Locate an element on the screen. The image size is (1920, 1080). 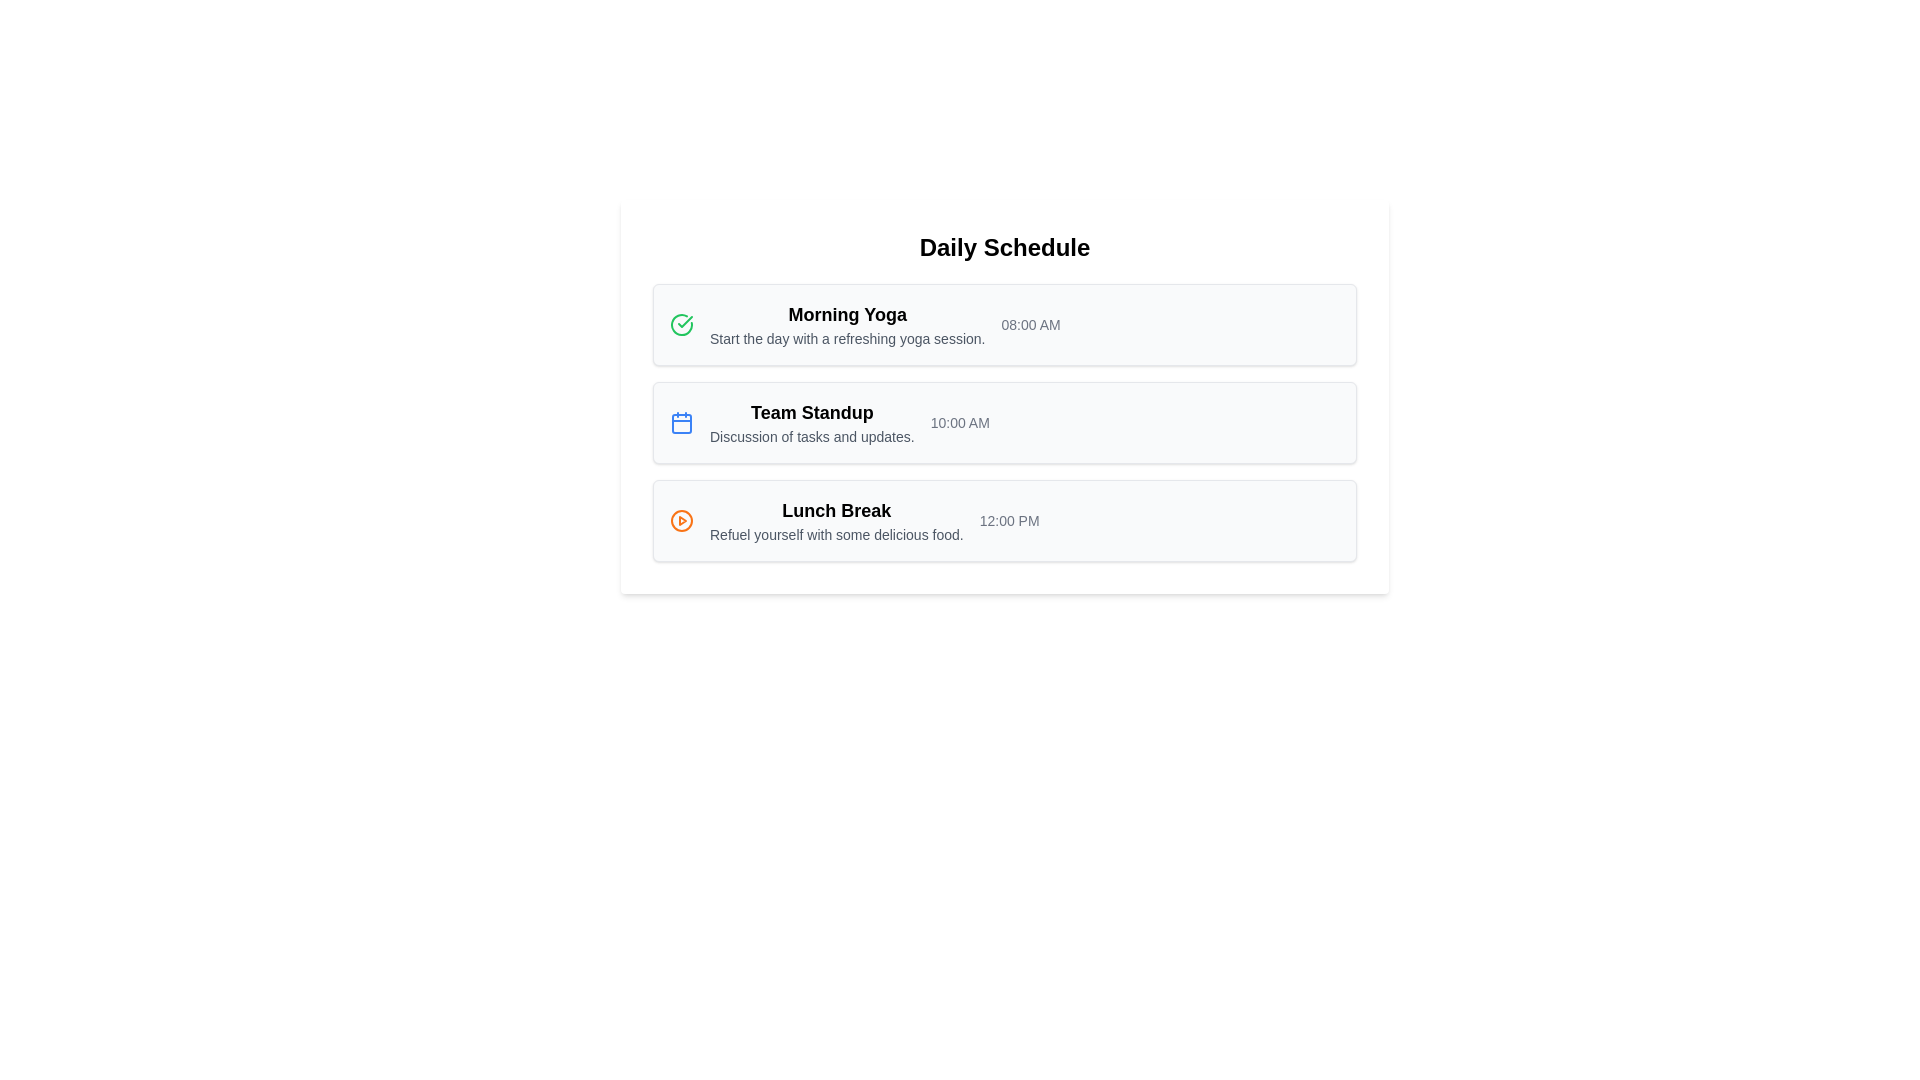
the static text element displaying '10:00 AM', which is aligned to the right within the list item block containing the 'Team Standup' title is located at coordinates (960, 422).